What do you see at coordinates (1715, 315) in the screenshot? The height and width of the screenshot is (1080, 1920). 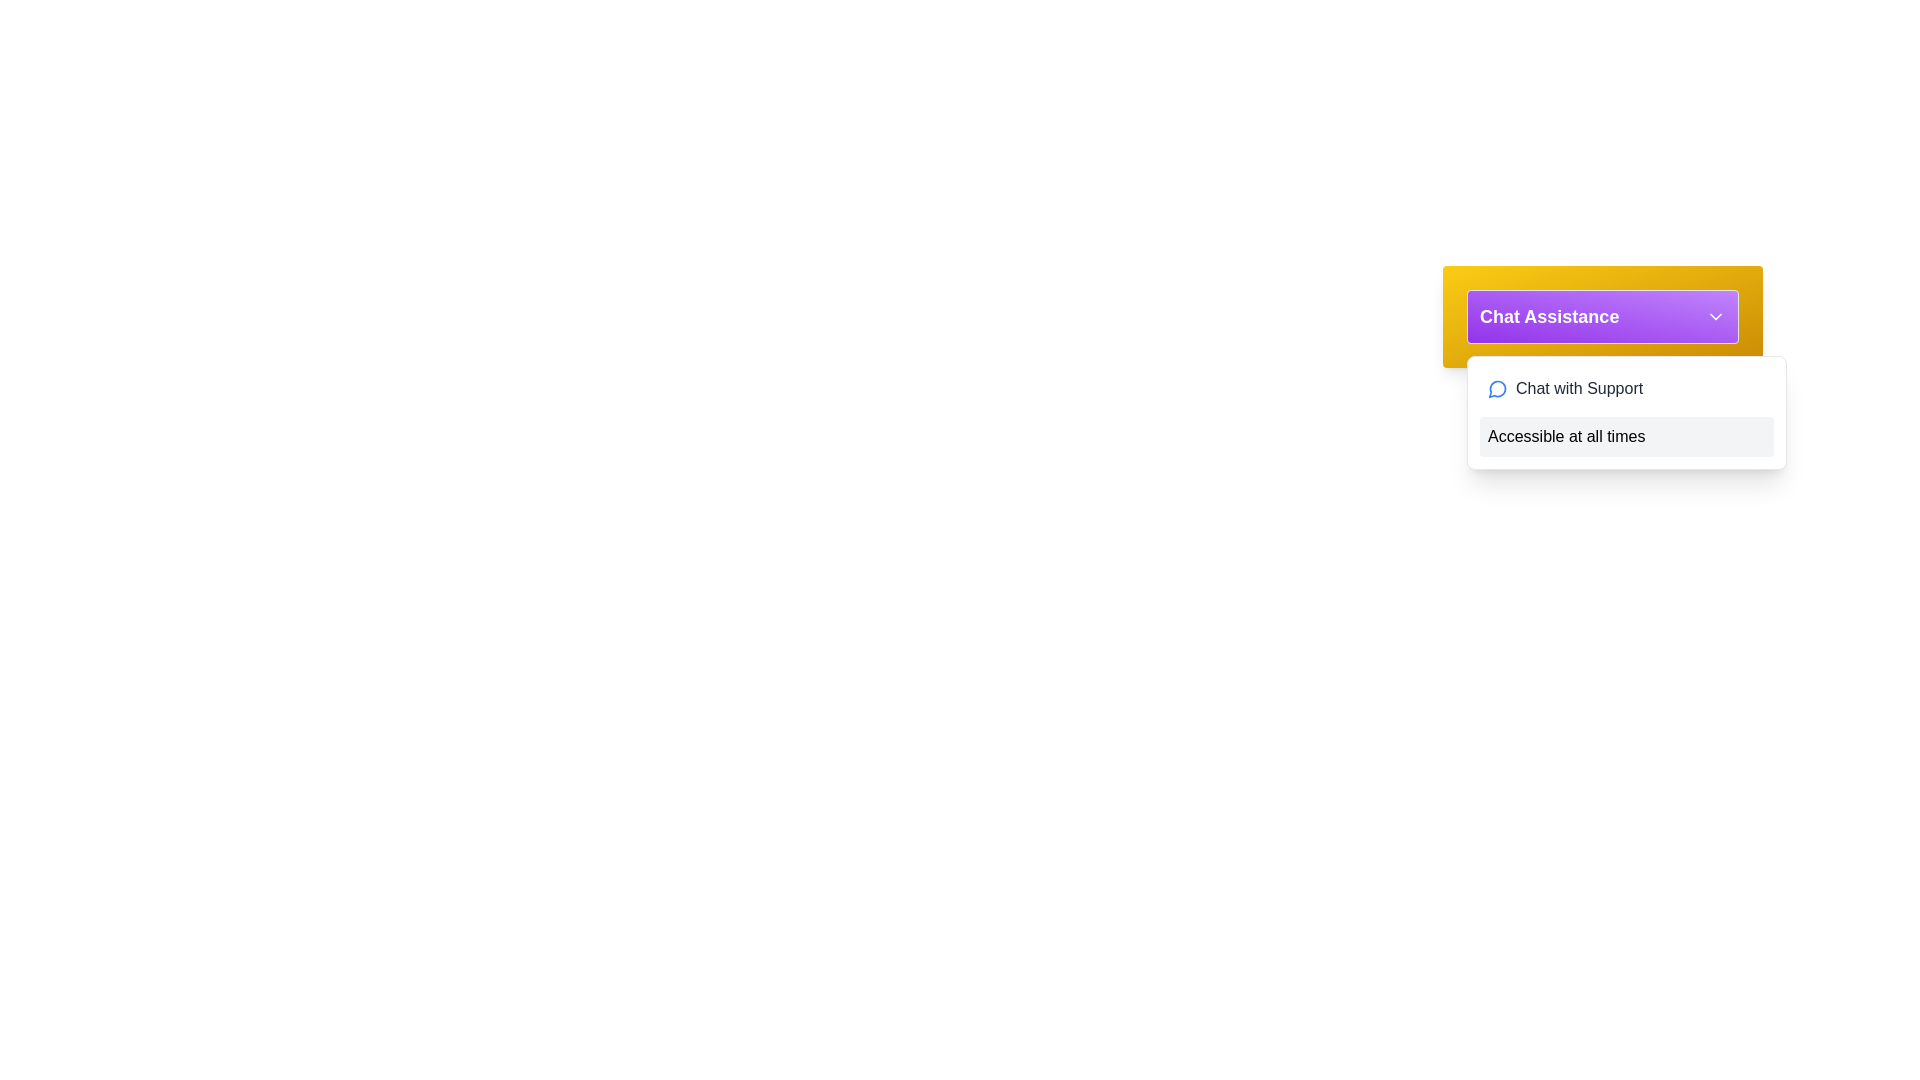 I see `the downward-facing chevron icon located on the right side of the 'Chat Assistance' button` at bounding box center [1715, 315].